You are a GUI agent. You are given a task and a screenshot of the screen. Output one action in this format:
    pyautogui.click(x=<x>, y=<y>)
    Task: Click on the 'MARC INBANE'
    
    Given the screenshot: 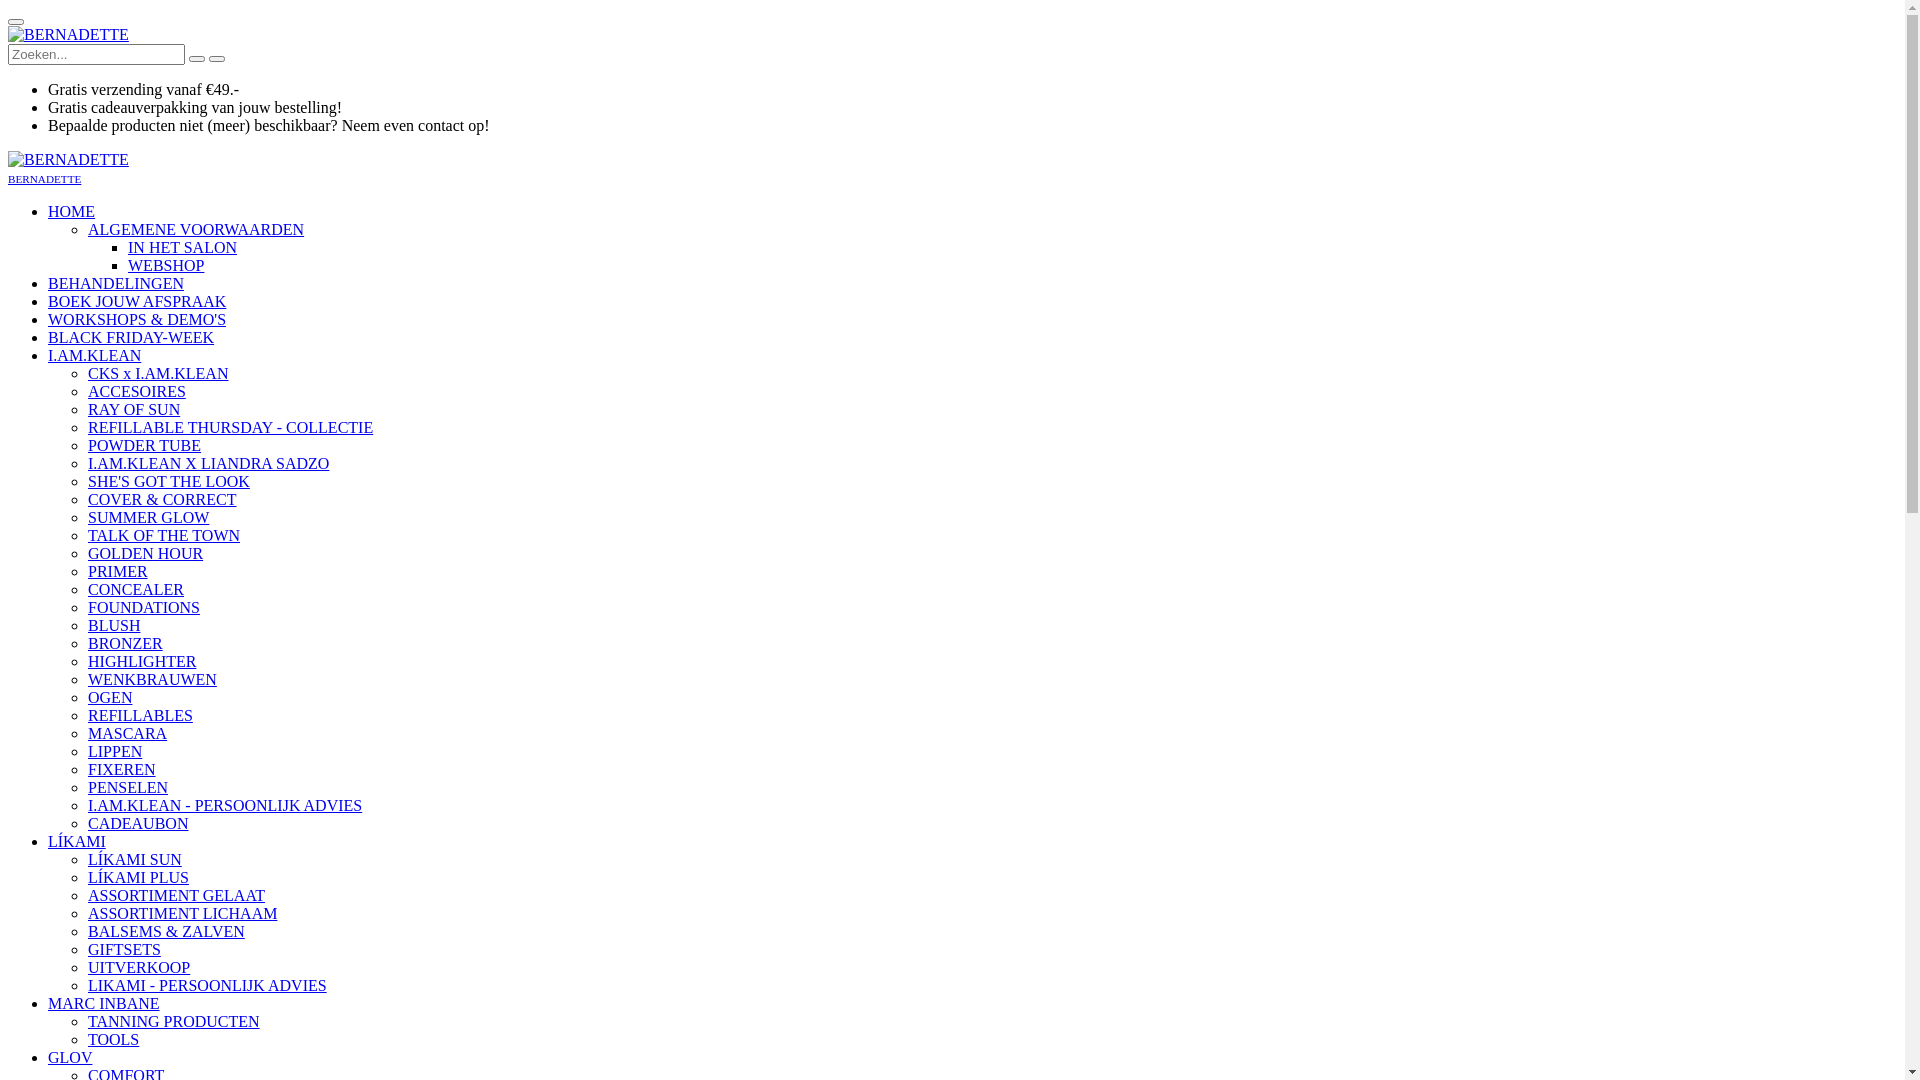 What is the action you would take?
    pyautogui.click(x=103, y=1003)
    